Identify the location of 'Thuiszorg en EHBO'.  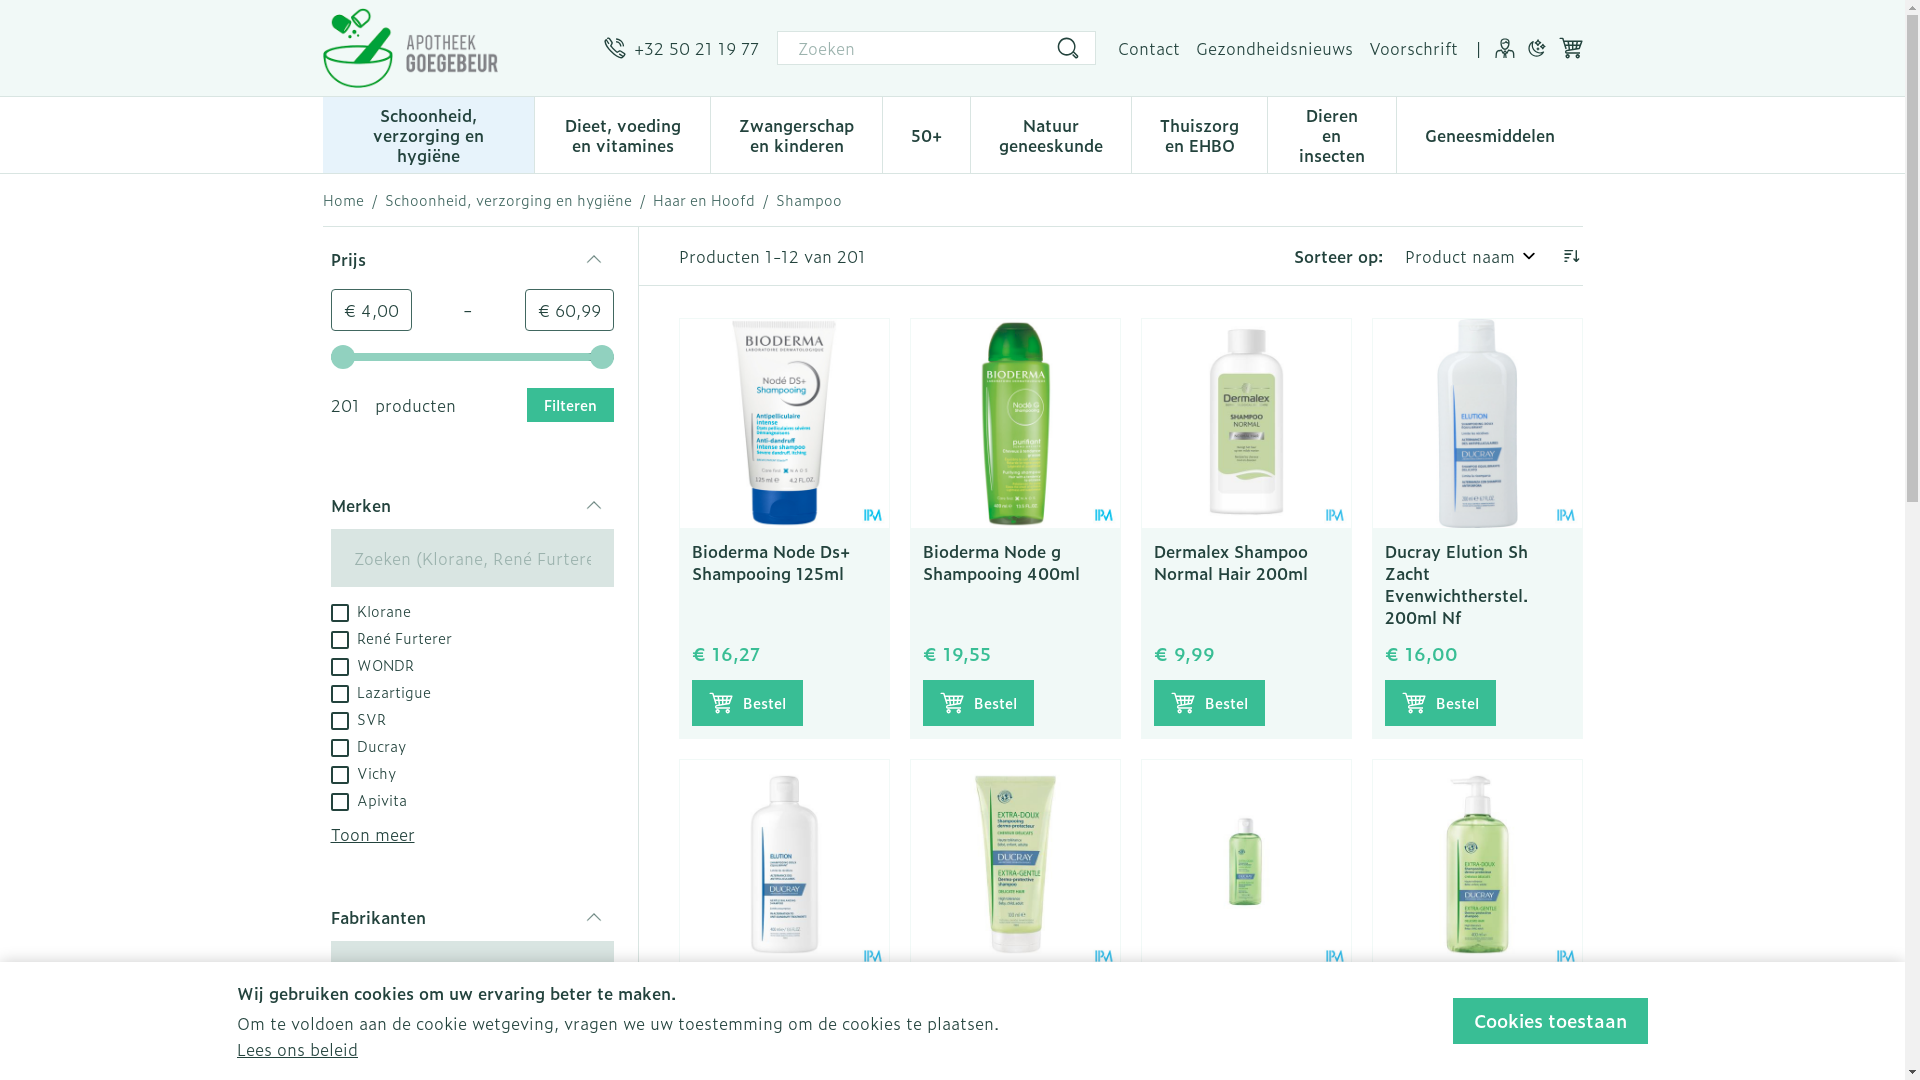
(1199, 132).